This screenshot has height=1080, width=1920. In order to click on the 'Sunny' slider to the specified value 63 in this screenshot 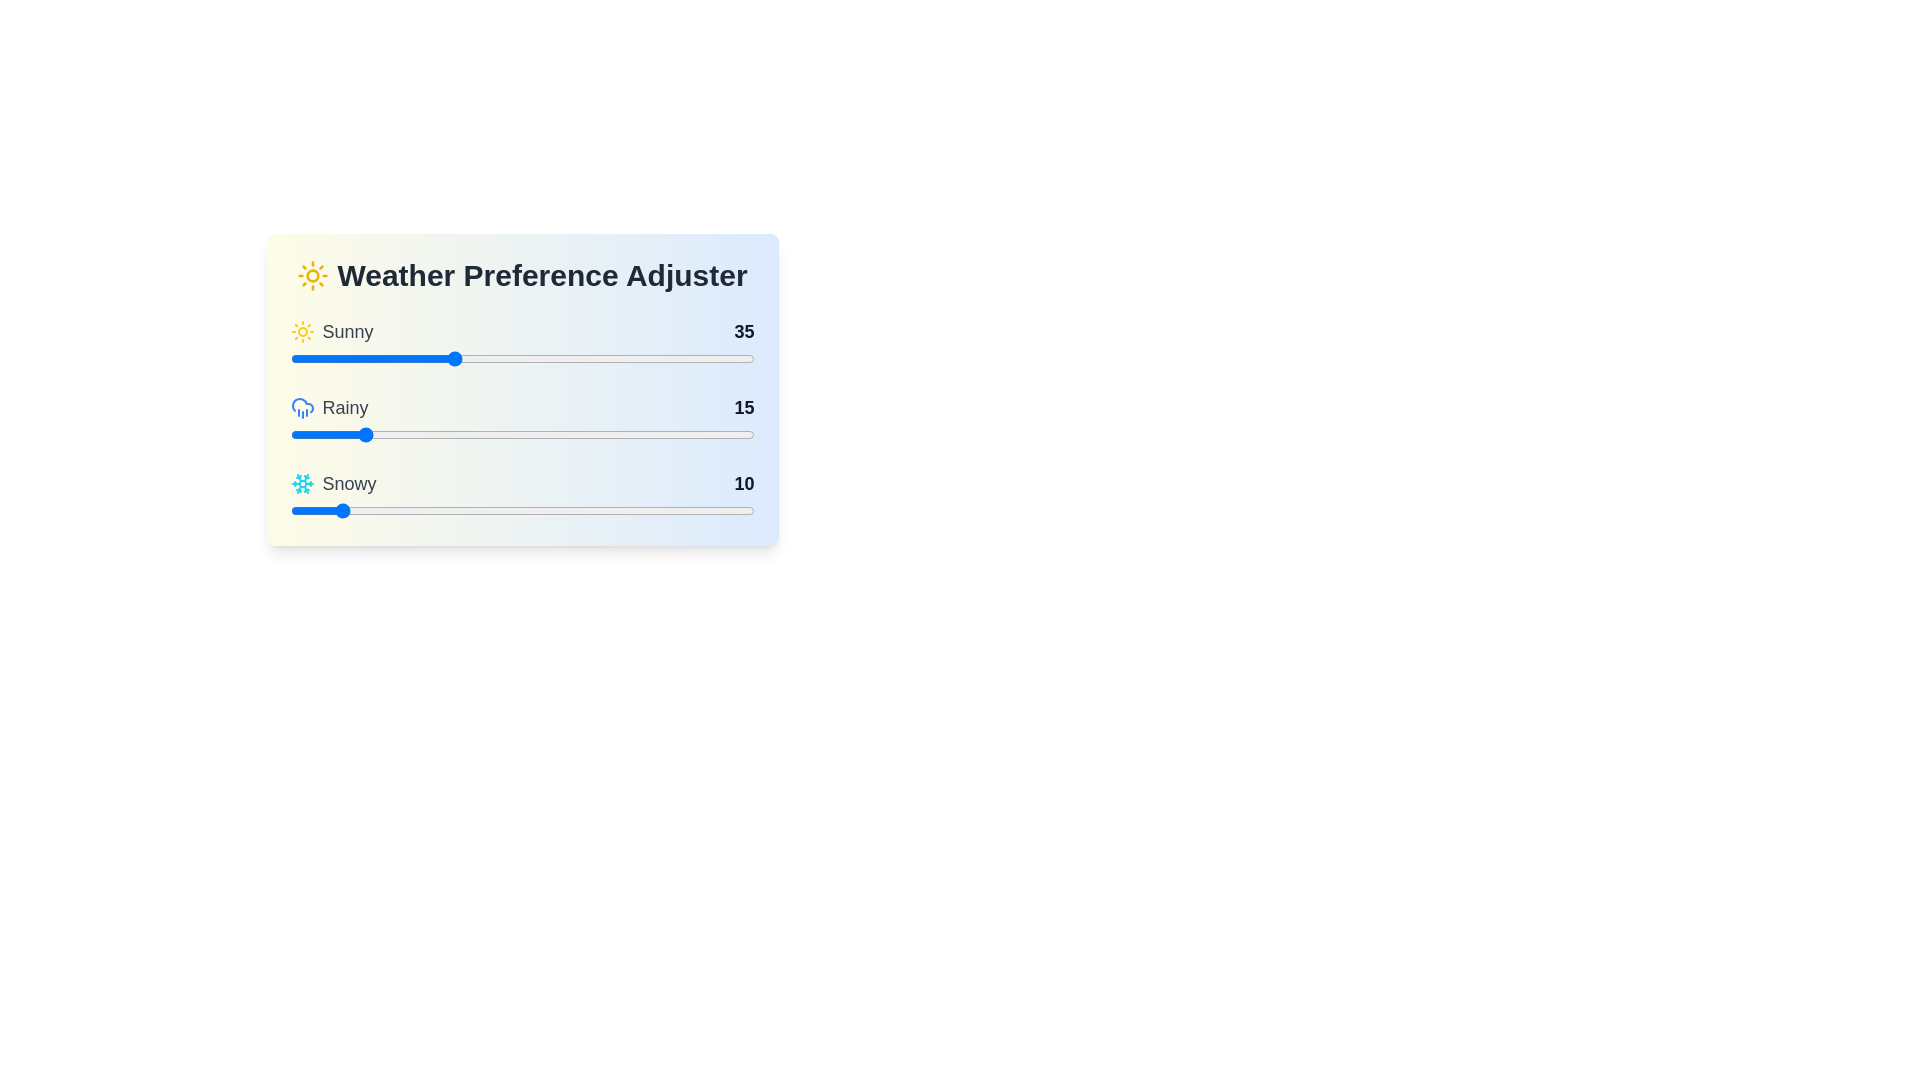, I will do `click(581, 357)`.